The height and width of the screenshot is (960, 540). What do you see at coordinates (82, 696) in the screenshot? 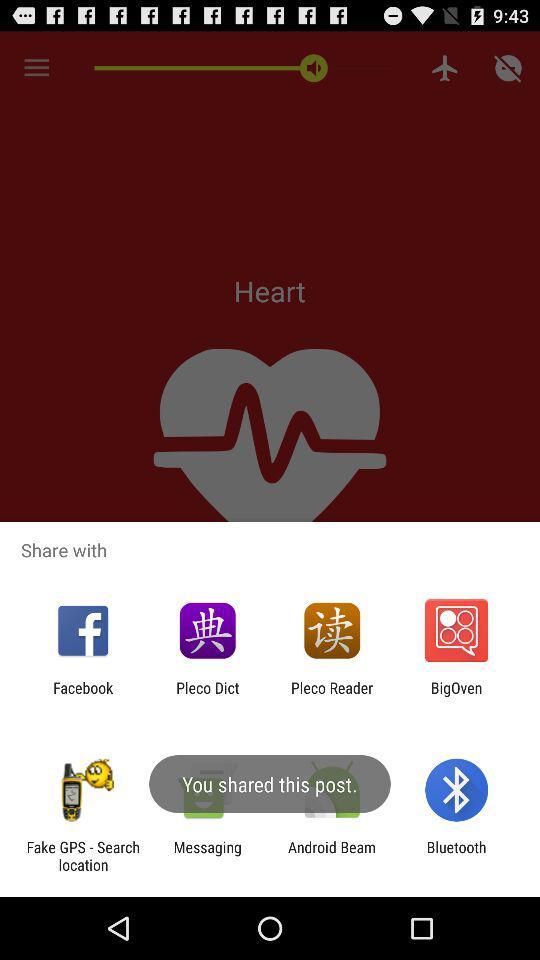
I see `item next to the pleco dict icon` at bounding box center [82, 696].